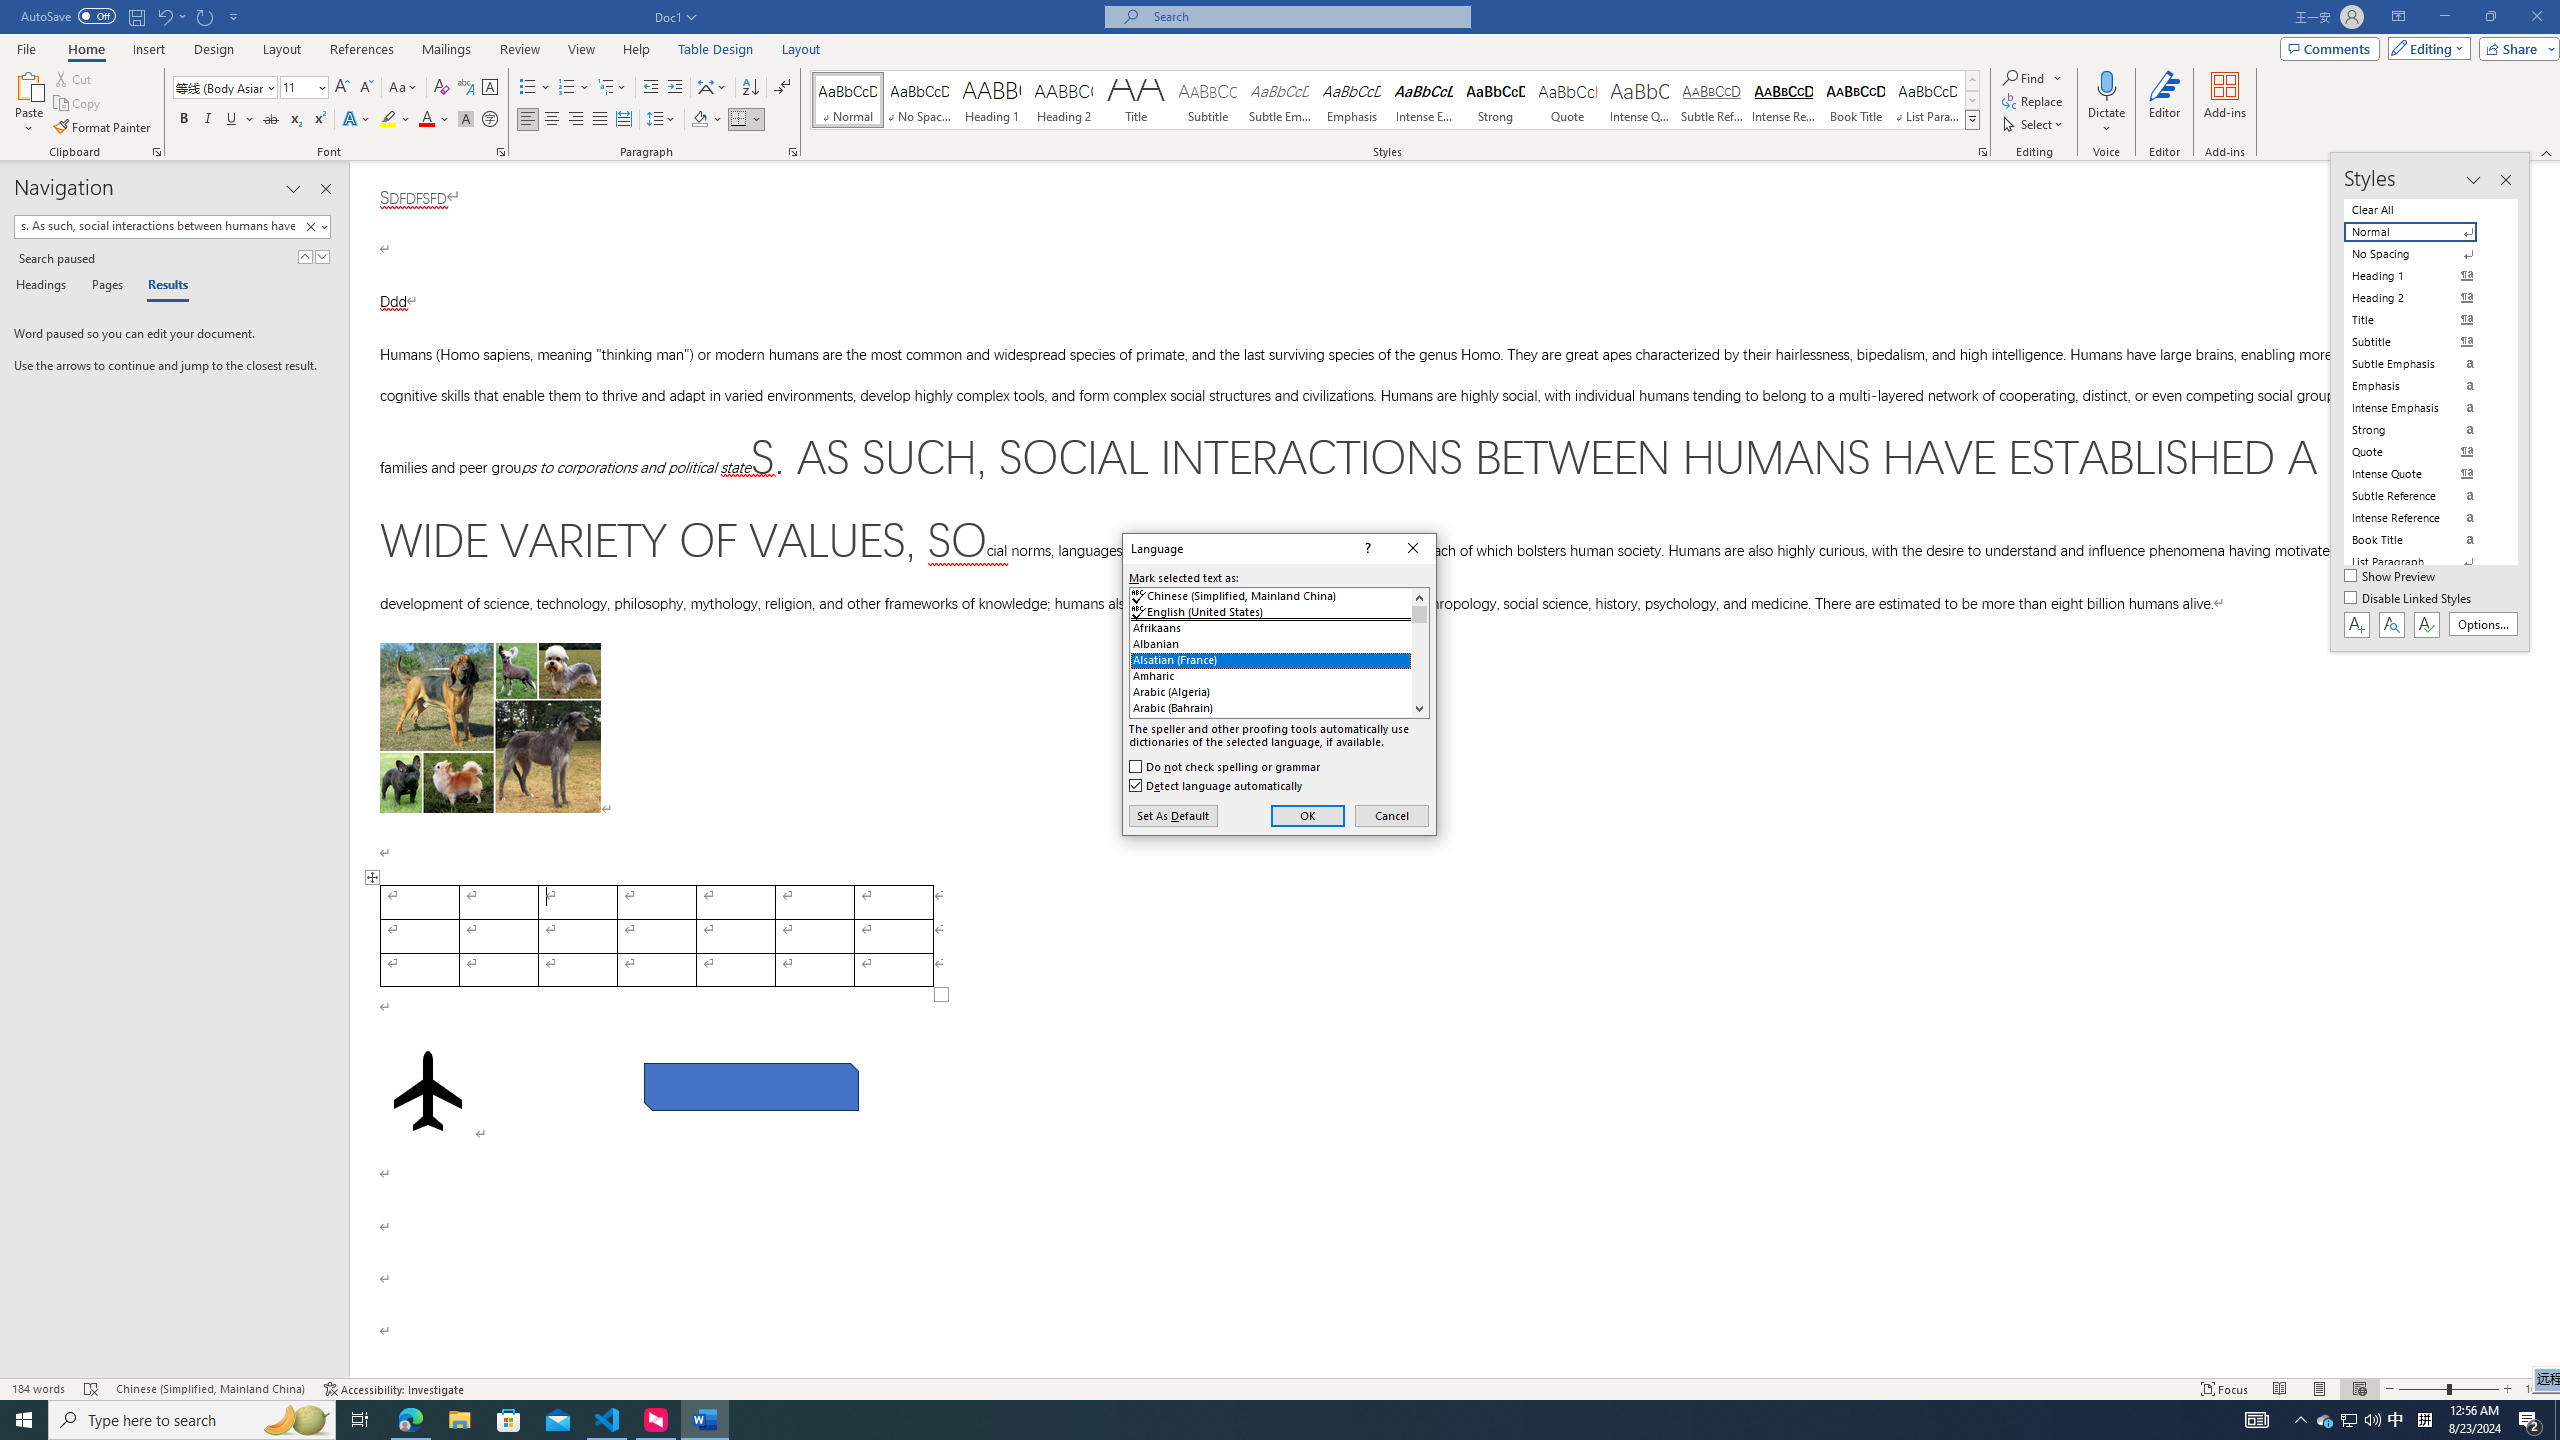 The image size is (2560, 1440). I want to click on 'Print Layout', so click(2319, 1389).